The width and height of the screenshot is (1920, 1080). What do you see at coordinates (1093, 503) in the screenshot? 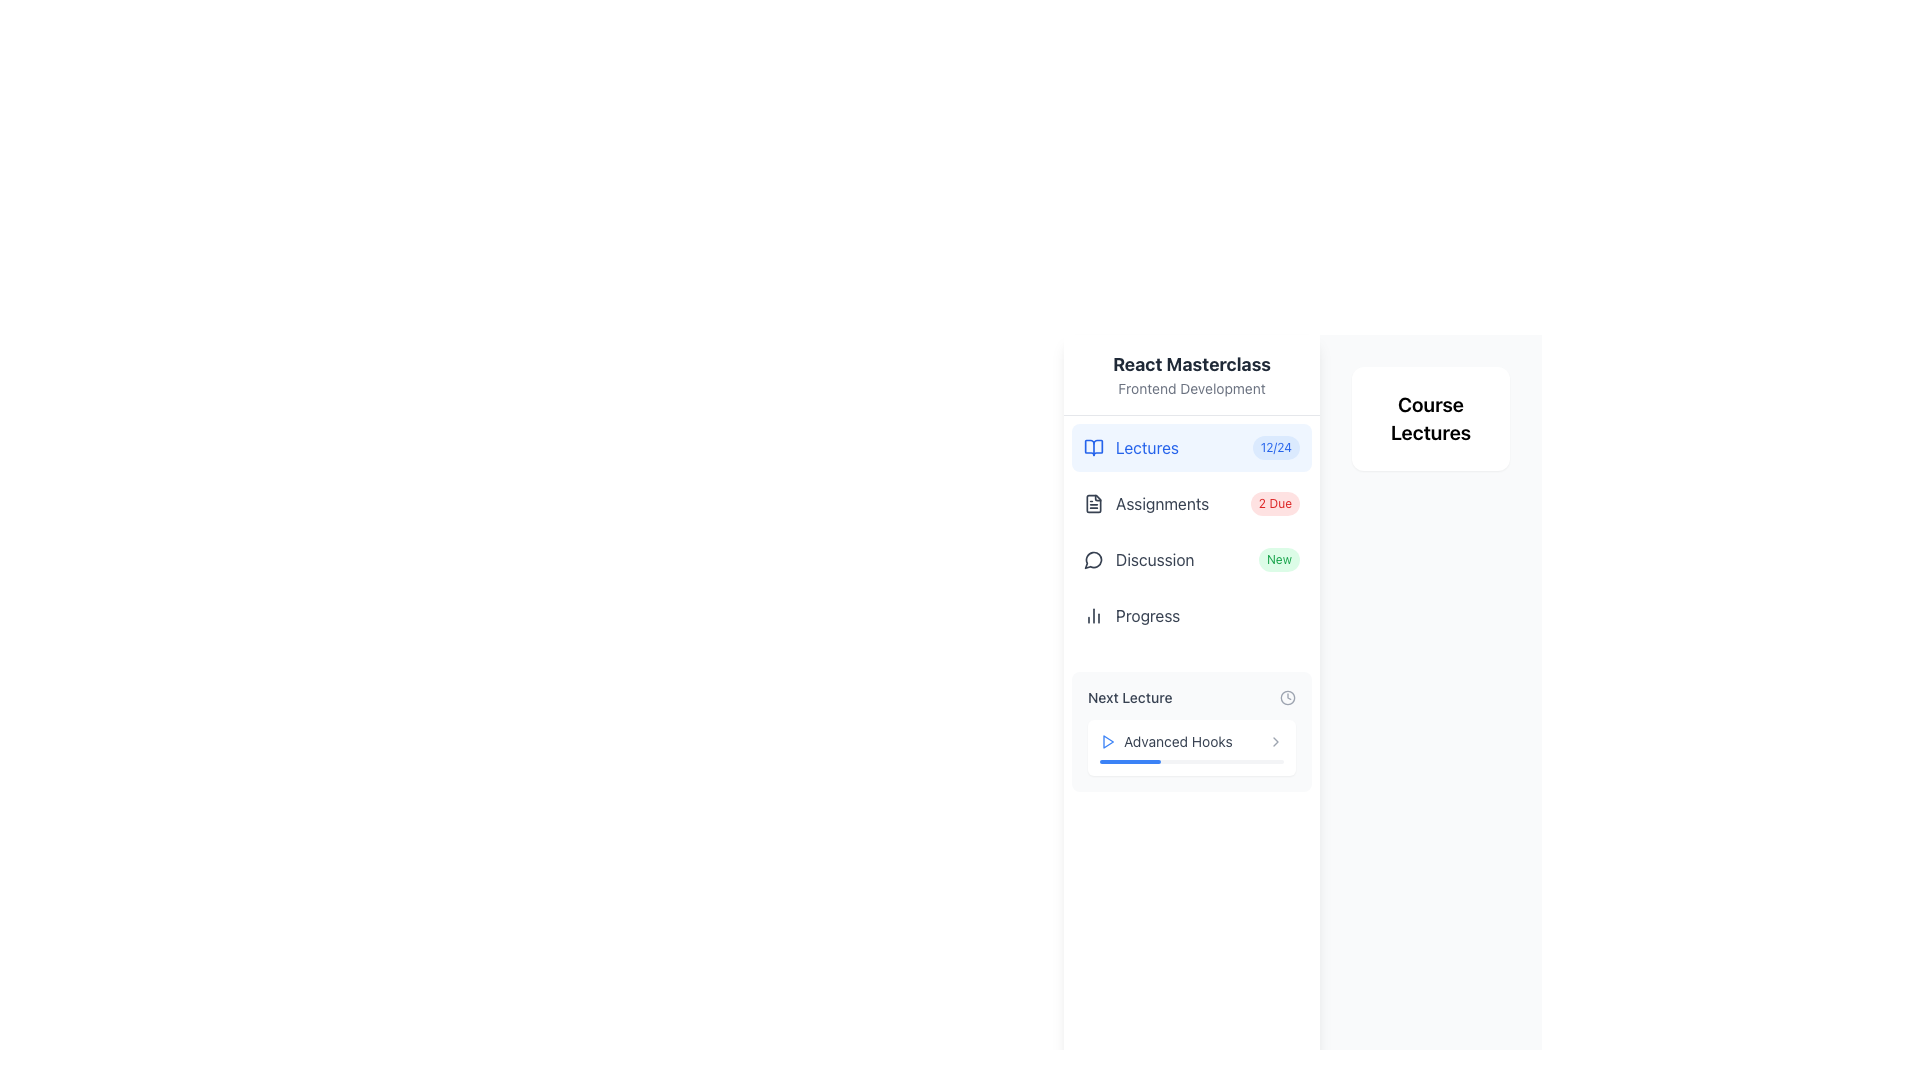
I see `the 'Assignments' SVG icon which visually represents the 'Assignments' section in the menu, located to the left of the text label` at bounding box center [1093, 503].